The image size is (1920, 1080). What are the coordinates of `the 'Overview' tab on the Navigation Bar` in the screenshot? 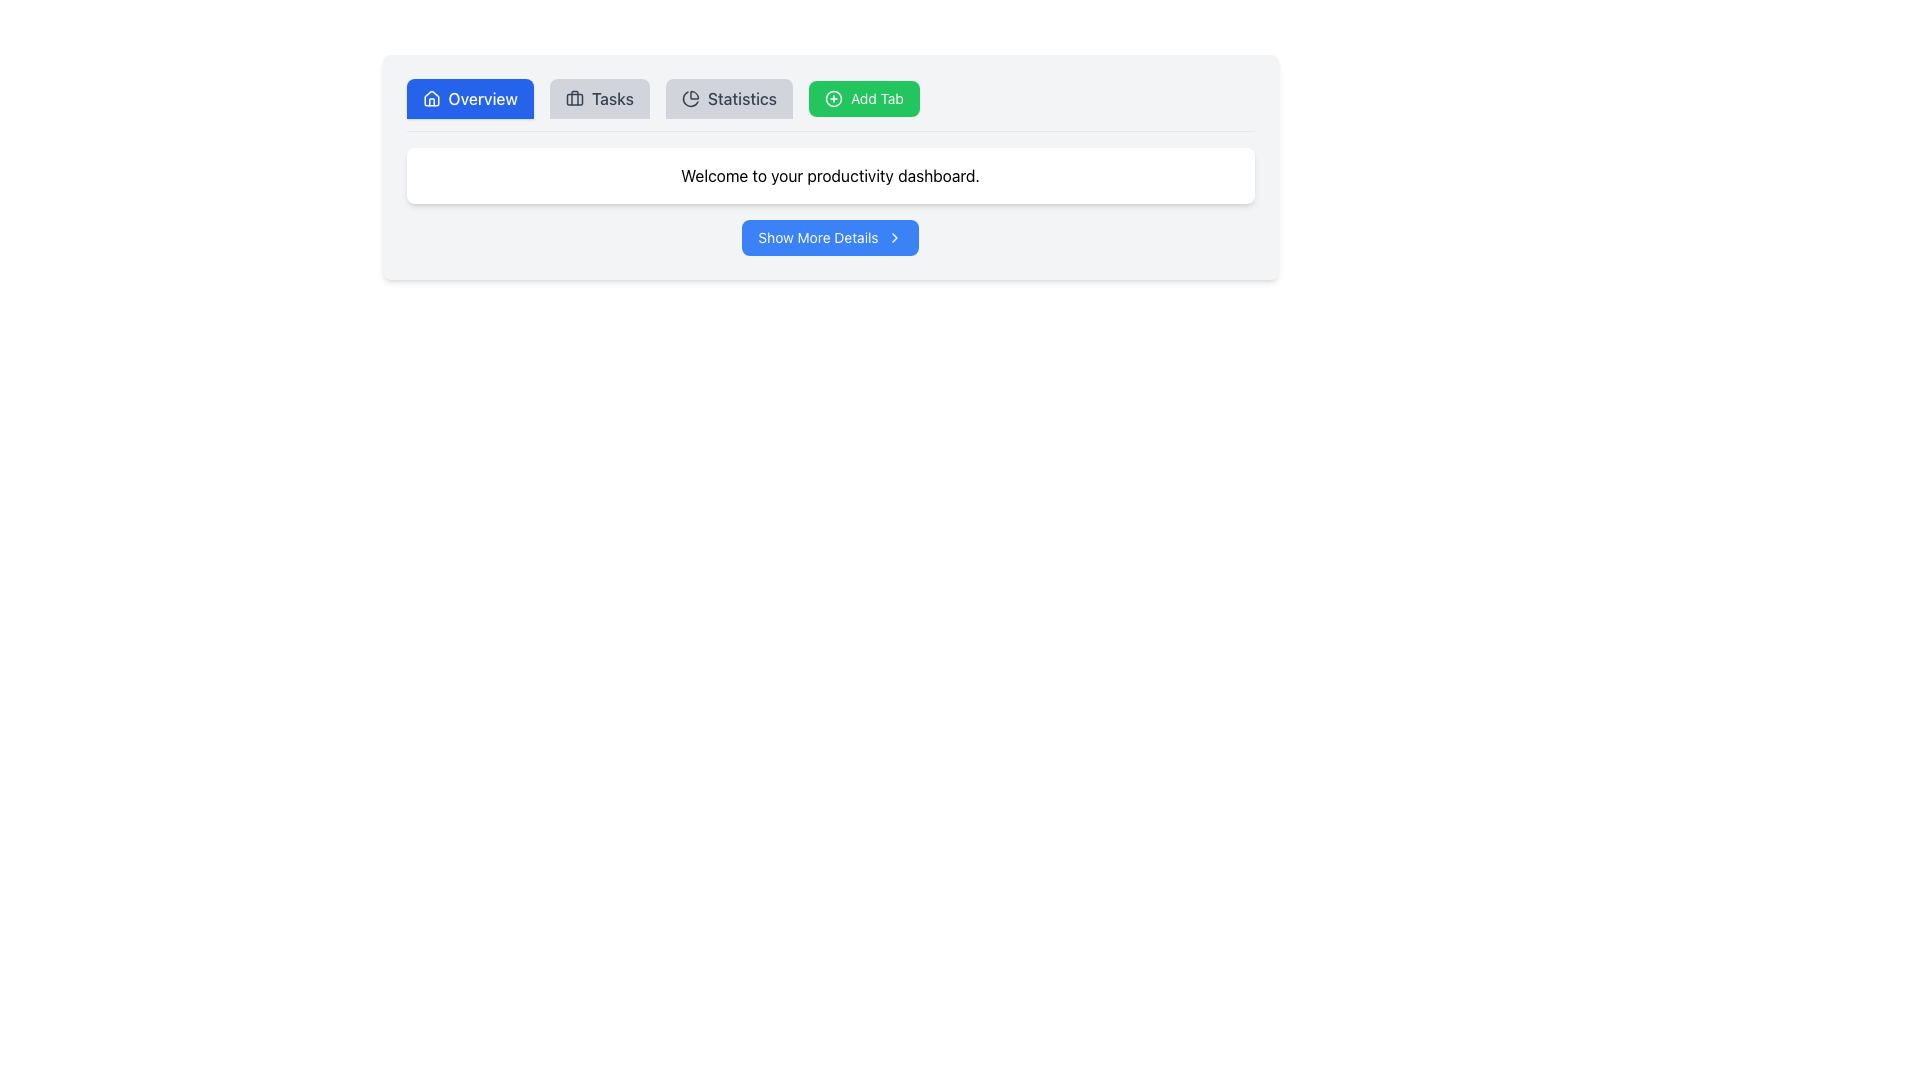 It's located at (830, 105).